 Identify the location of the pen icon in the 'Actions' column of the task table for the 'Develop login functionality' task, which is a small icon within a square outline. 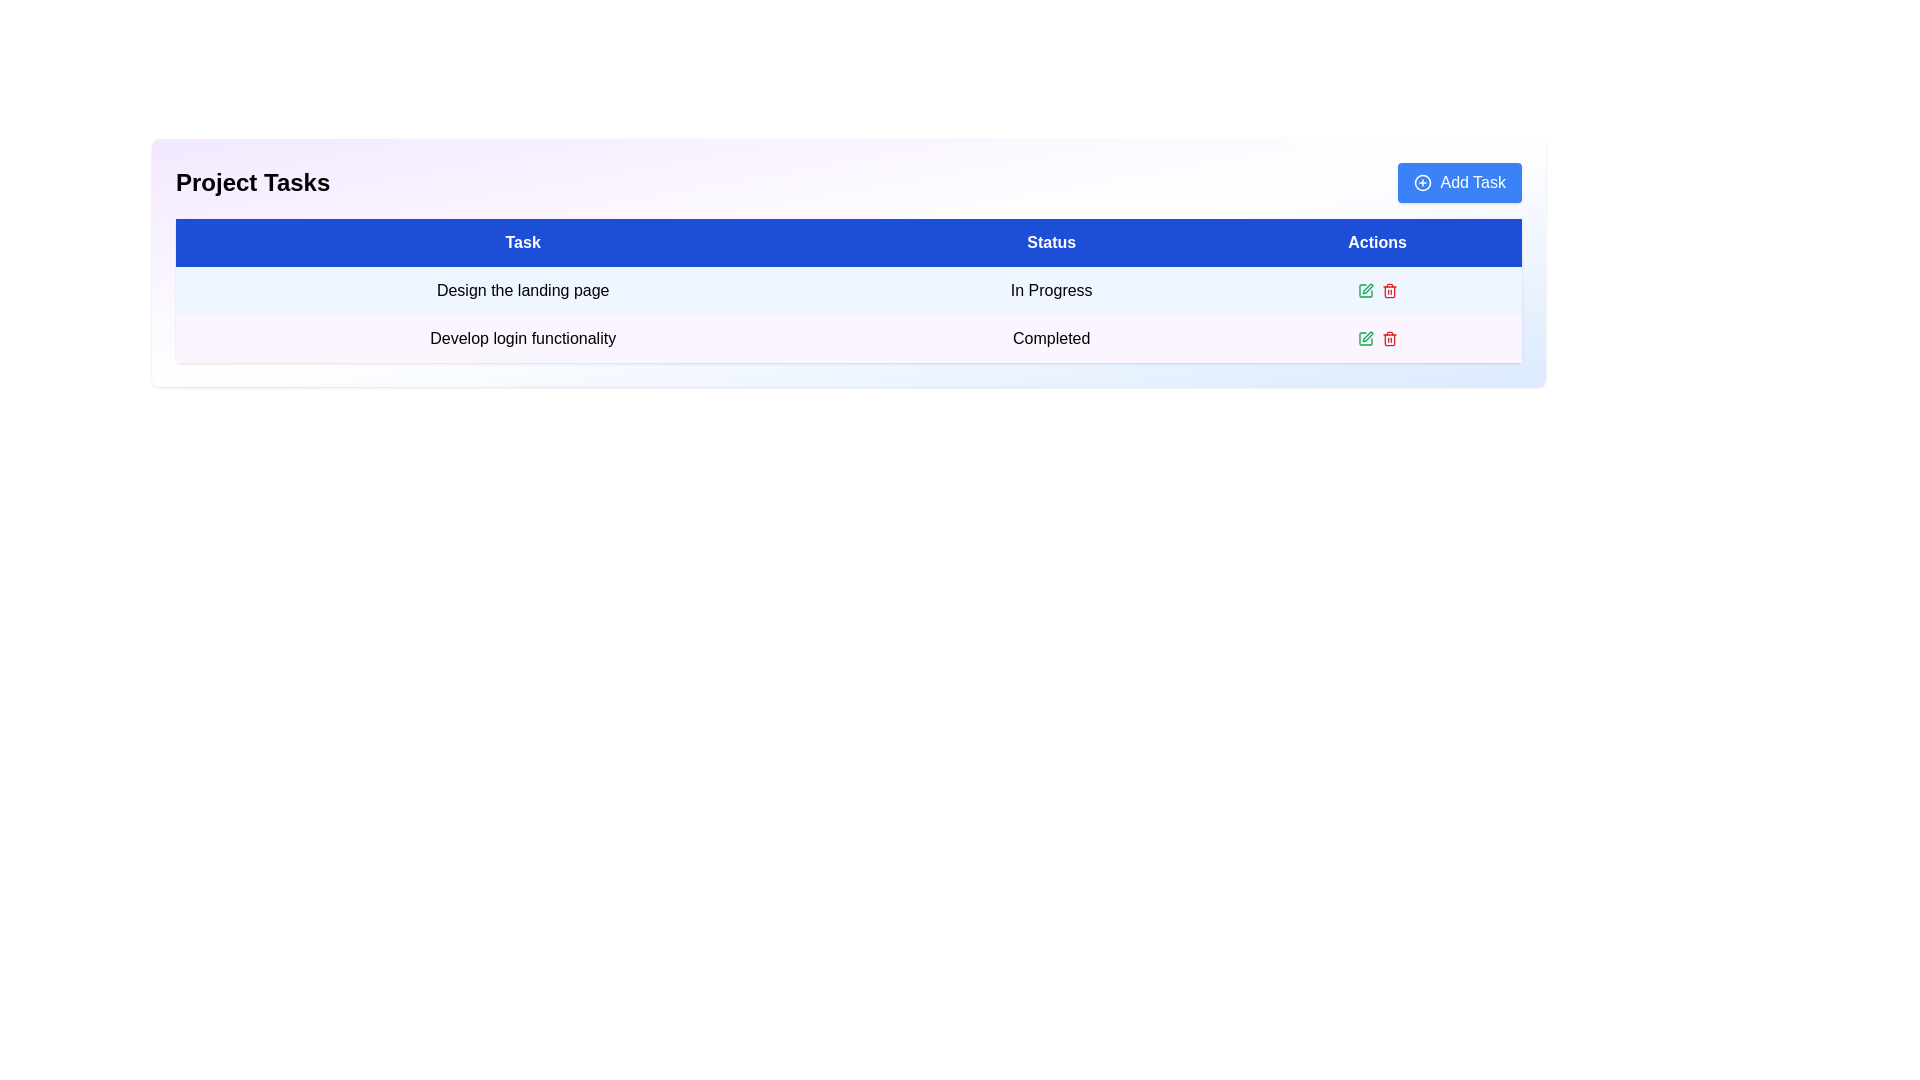
(1366, 289).